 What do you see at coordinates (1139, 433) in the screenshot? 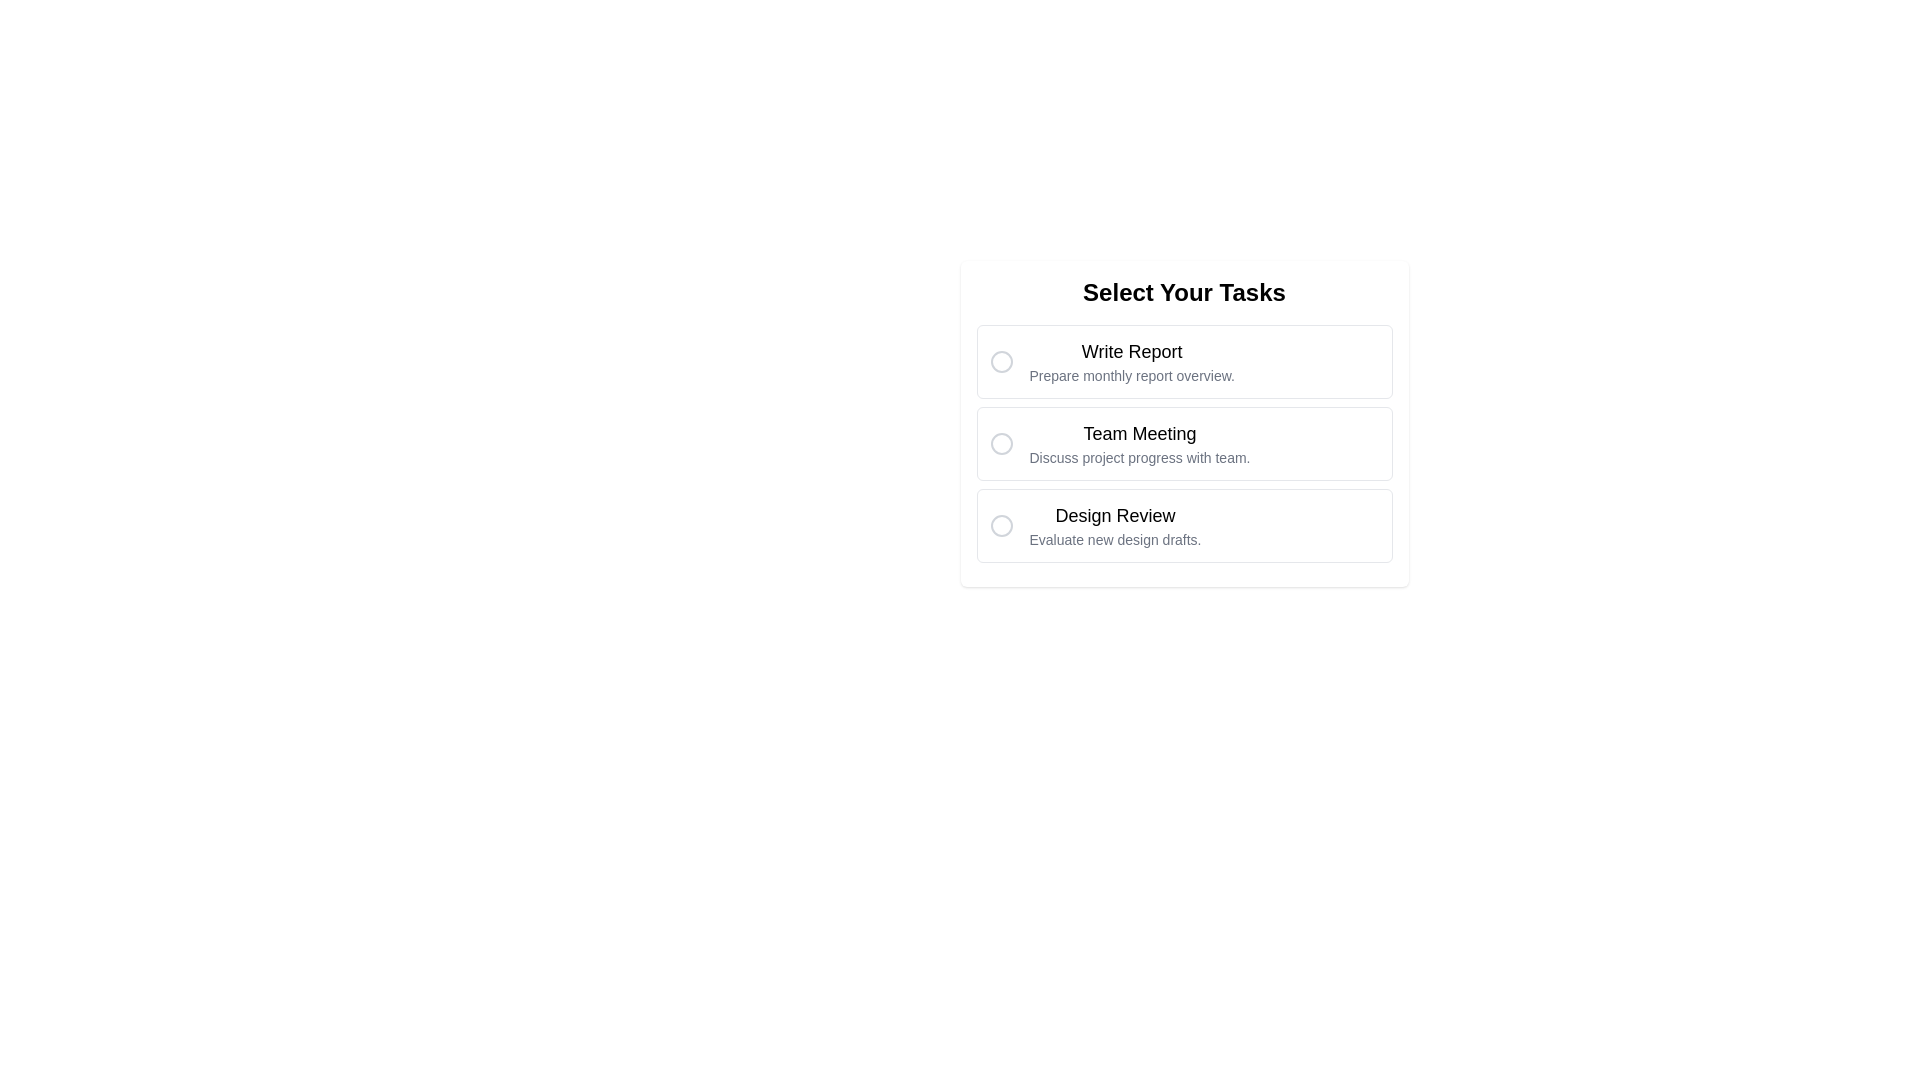
I see `the text label that serves as the heading for the second item in a vertical list, which summarizes the content or purpose of that item` at bounding box center [1139, 433].